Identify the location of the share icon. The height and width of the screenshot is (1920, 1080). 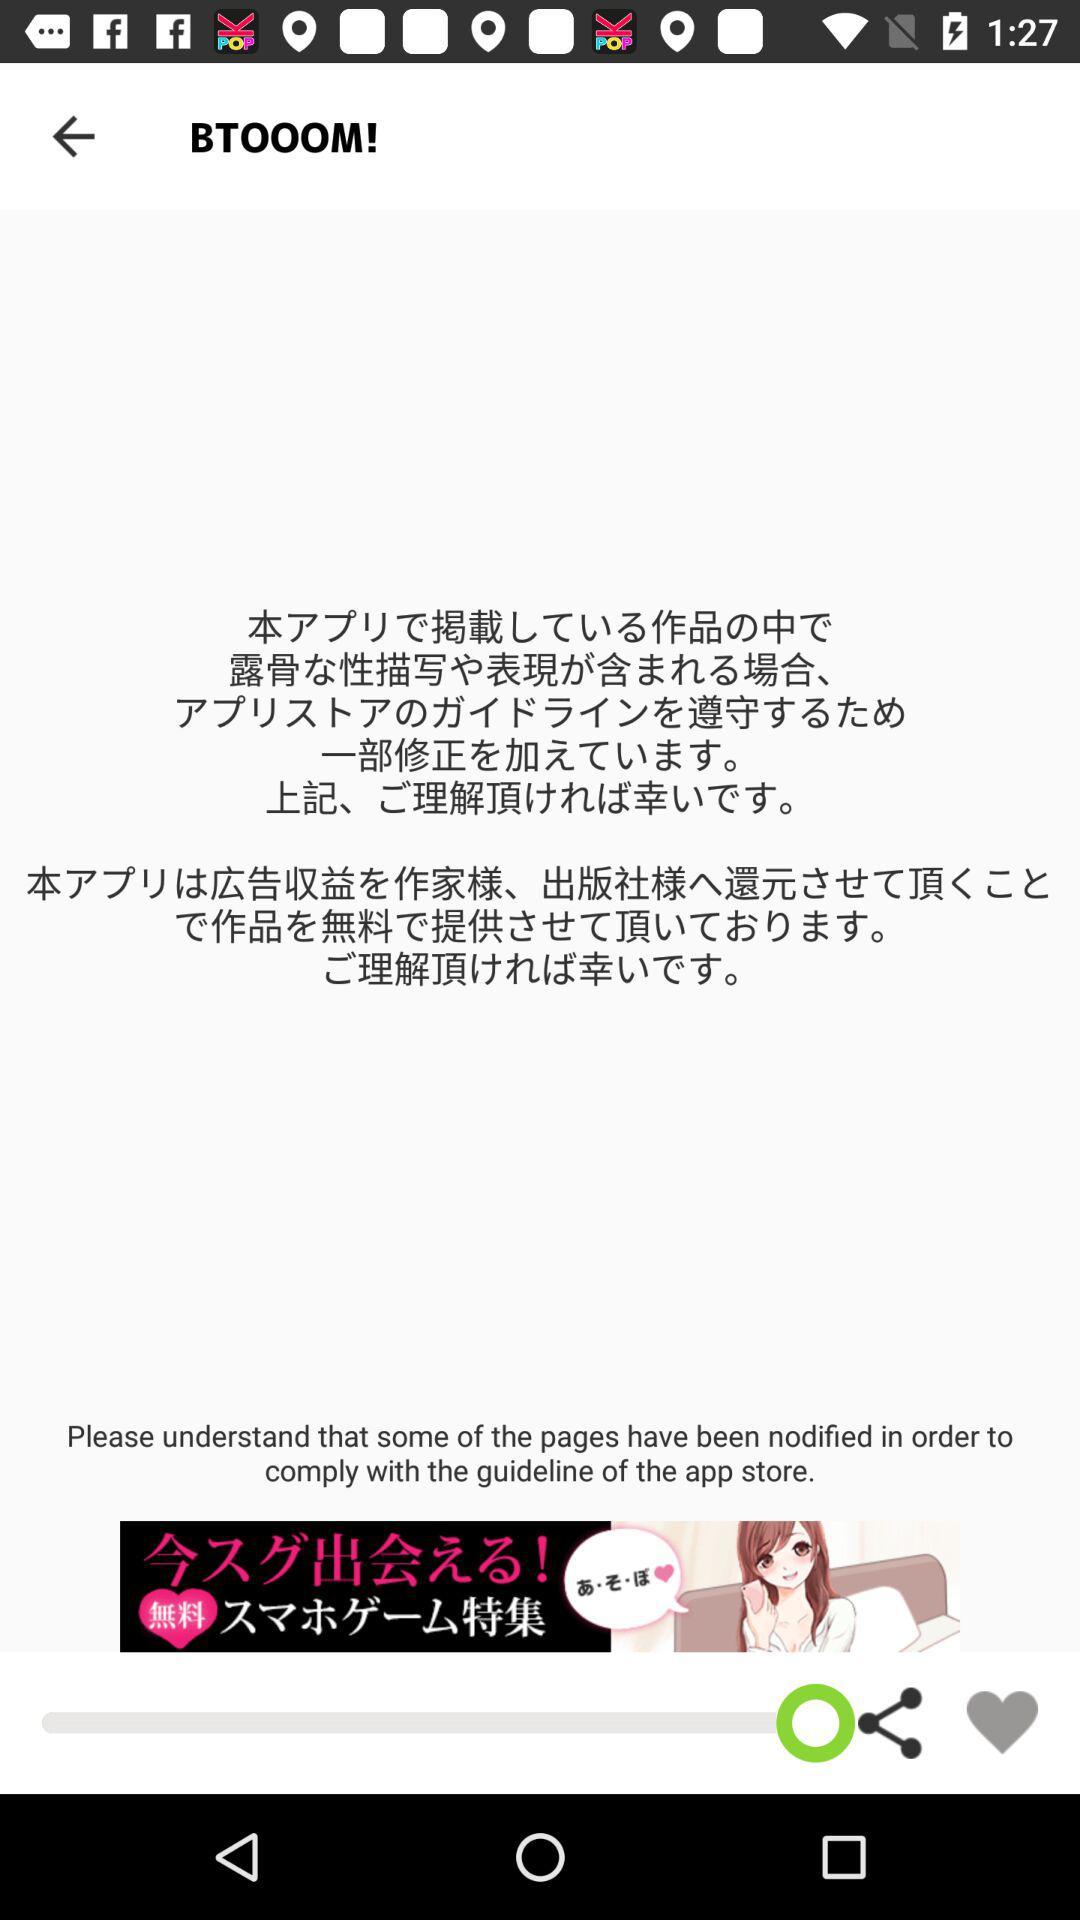
(890, 1722).